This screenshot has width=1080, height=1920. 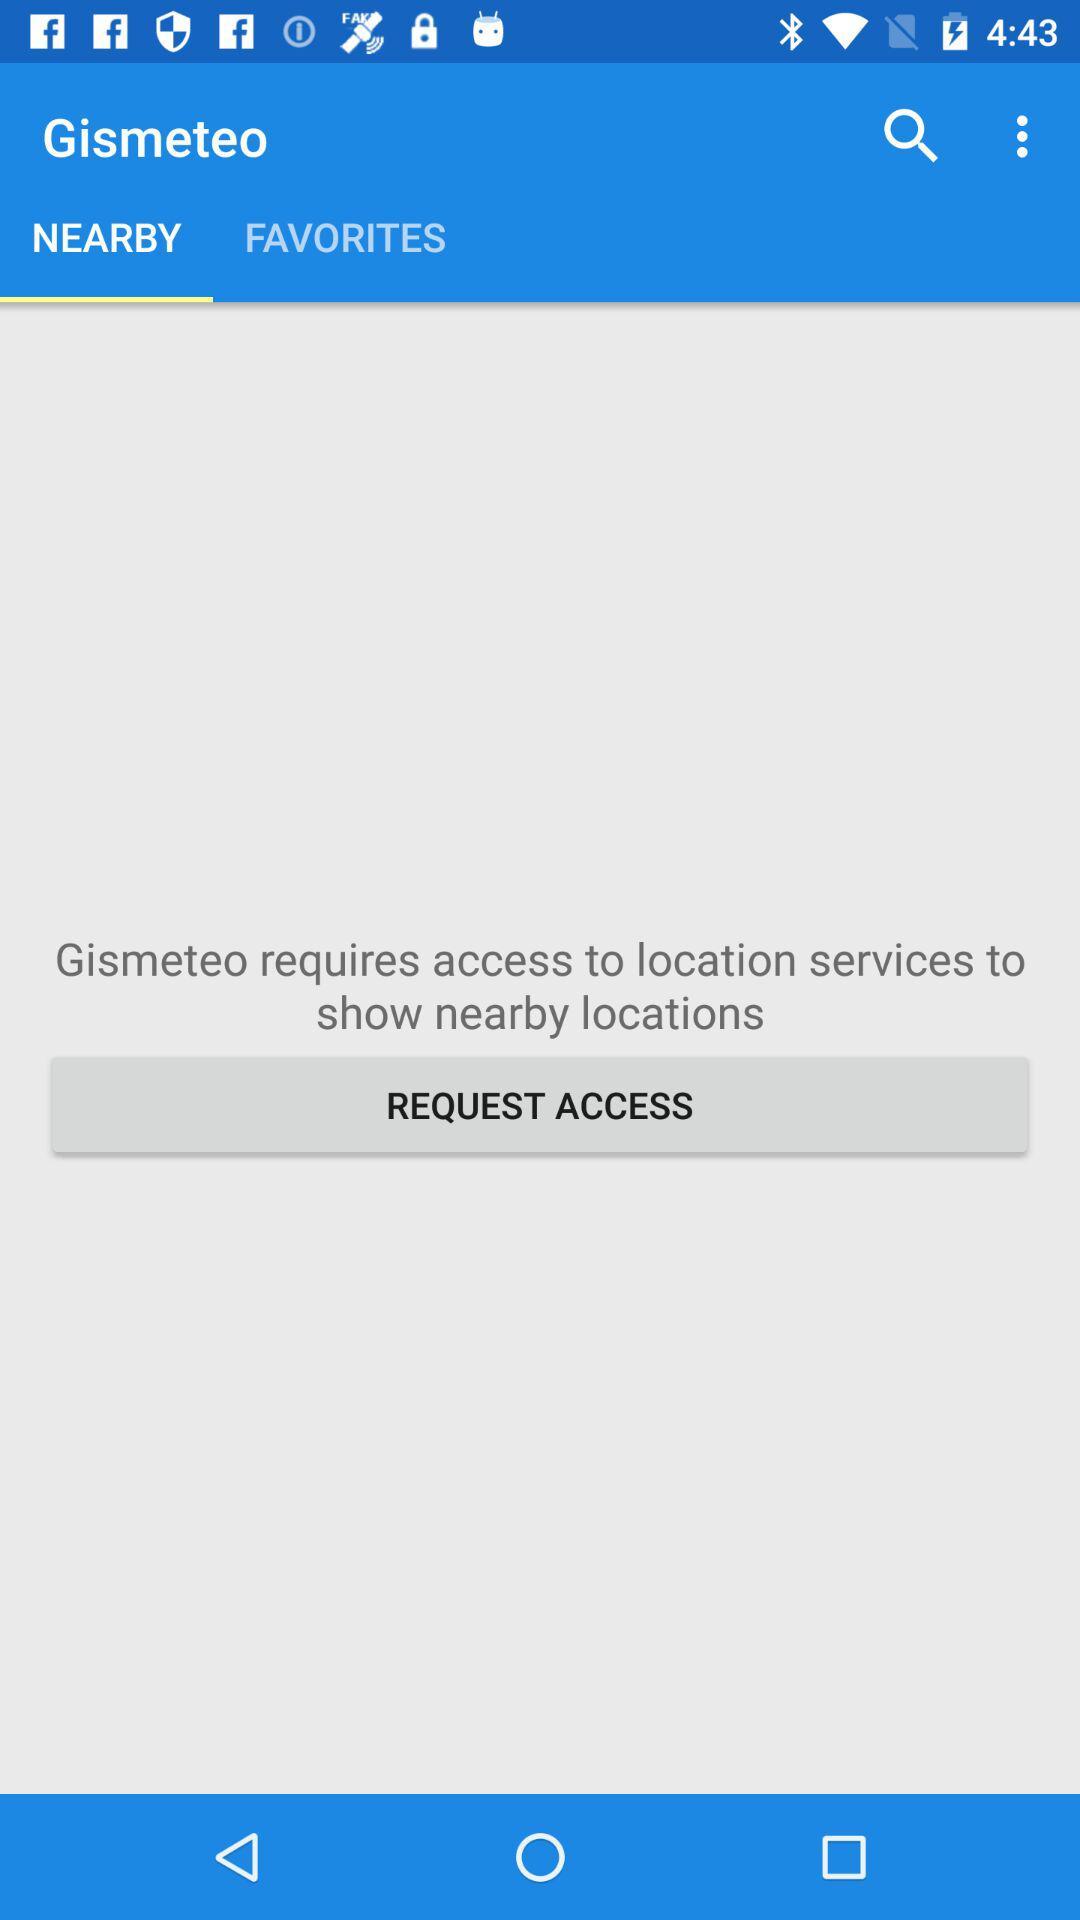 What do you see at coordinates (540, 1103) in the screenshot?
I see `the request access icon` at bounding box center [540, 1103].